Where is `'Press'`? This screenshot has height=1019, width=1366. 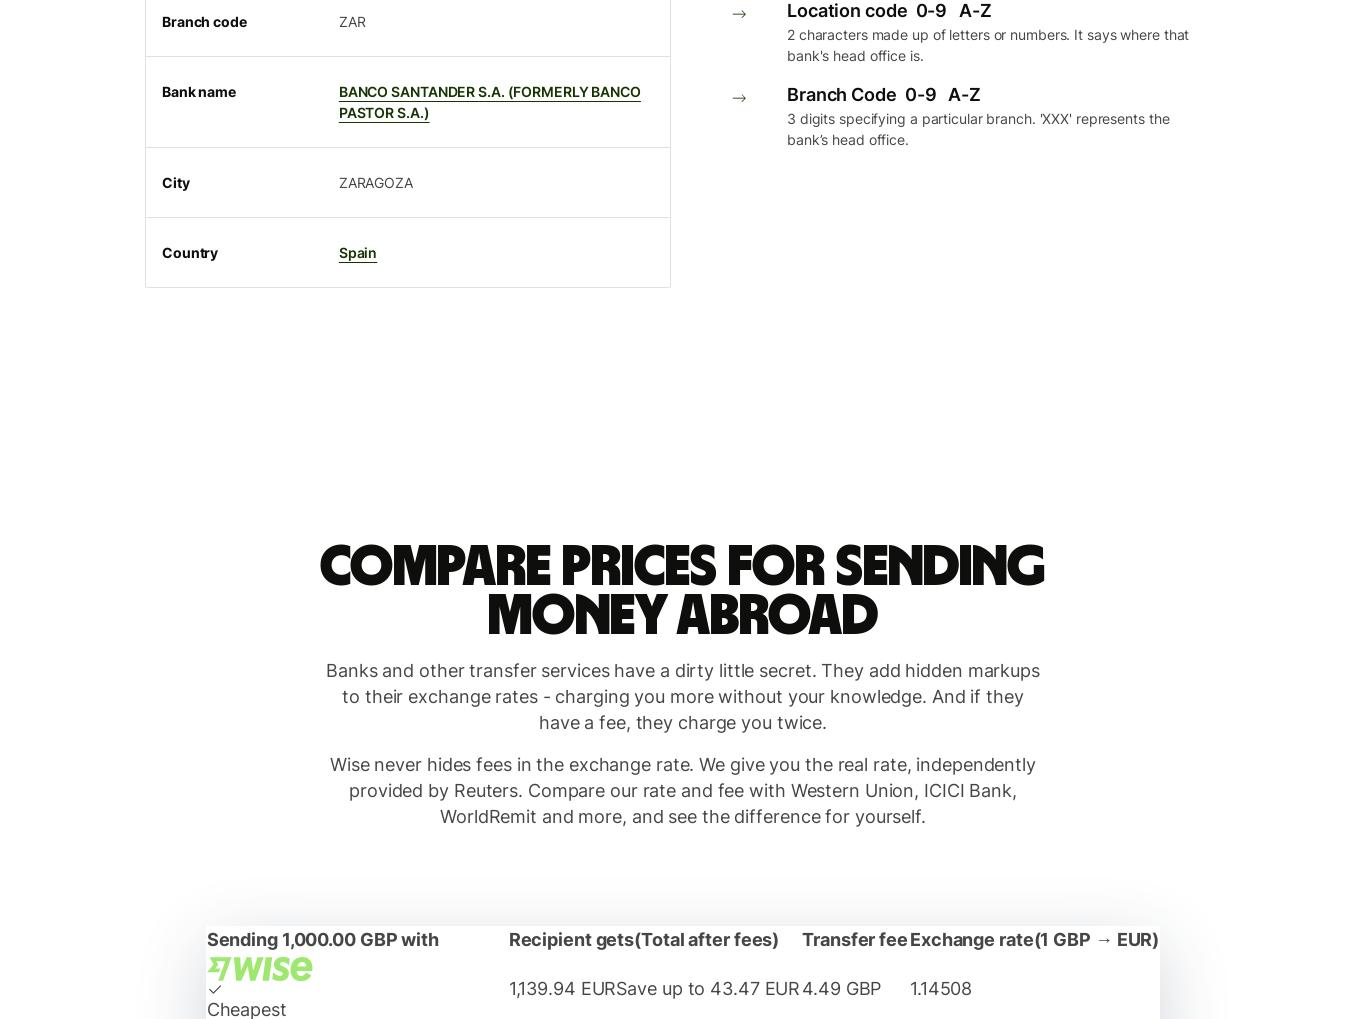
'Press' is located at coordinates (149, 71).